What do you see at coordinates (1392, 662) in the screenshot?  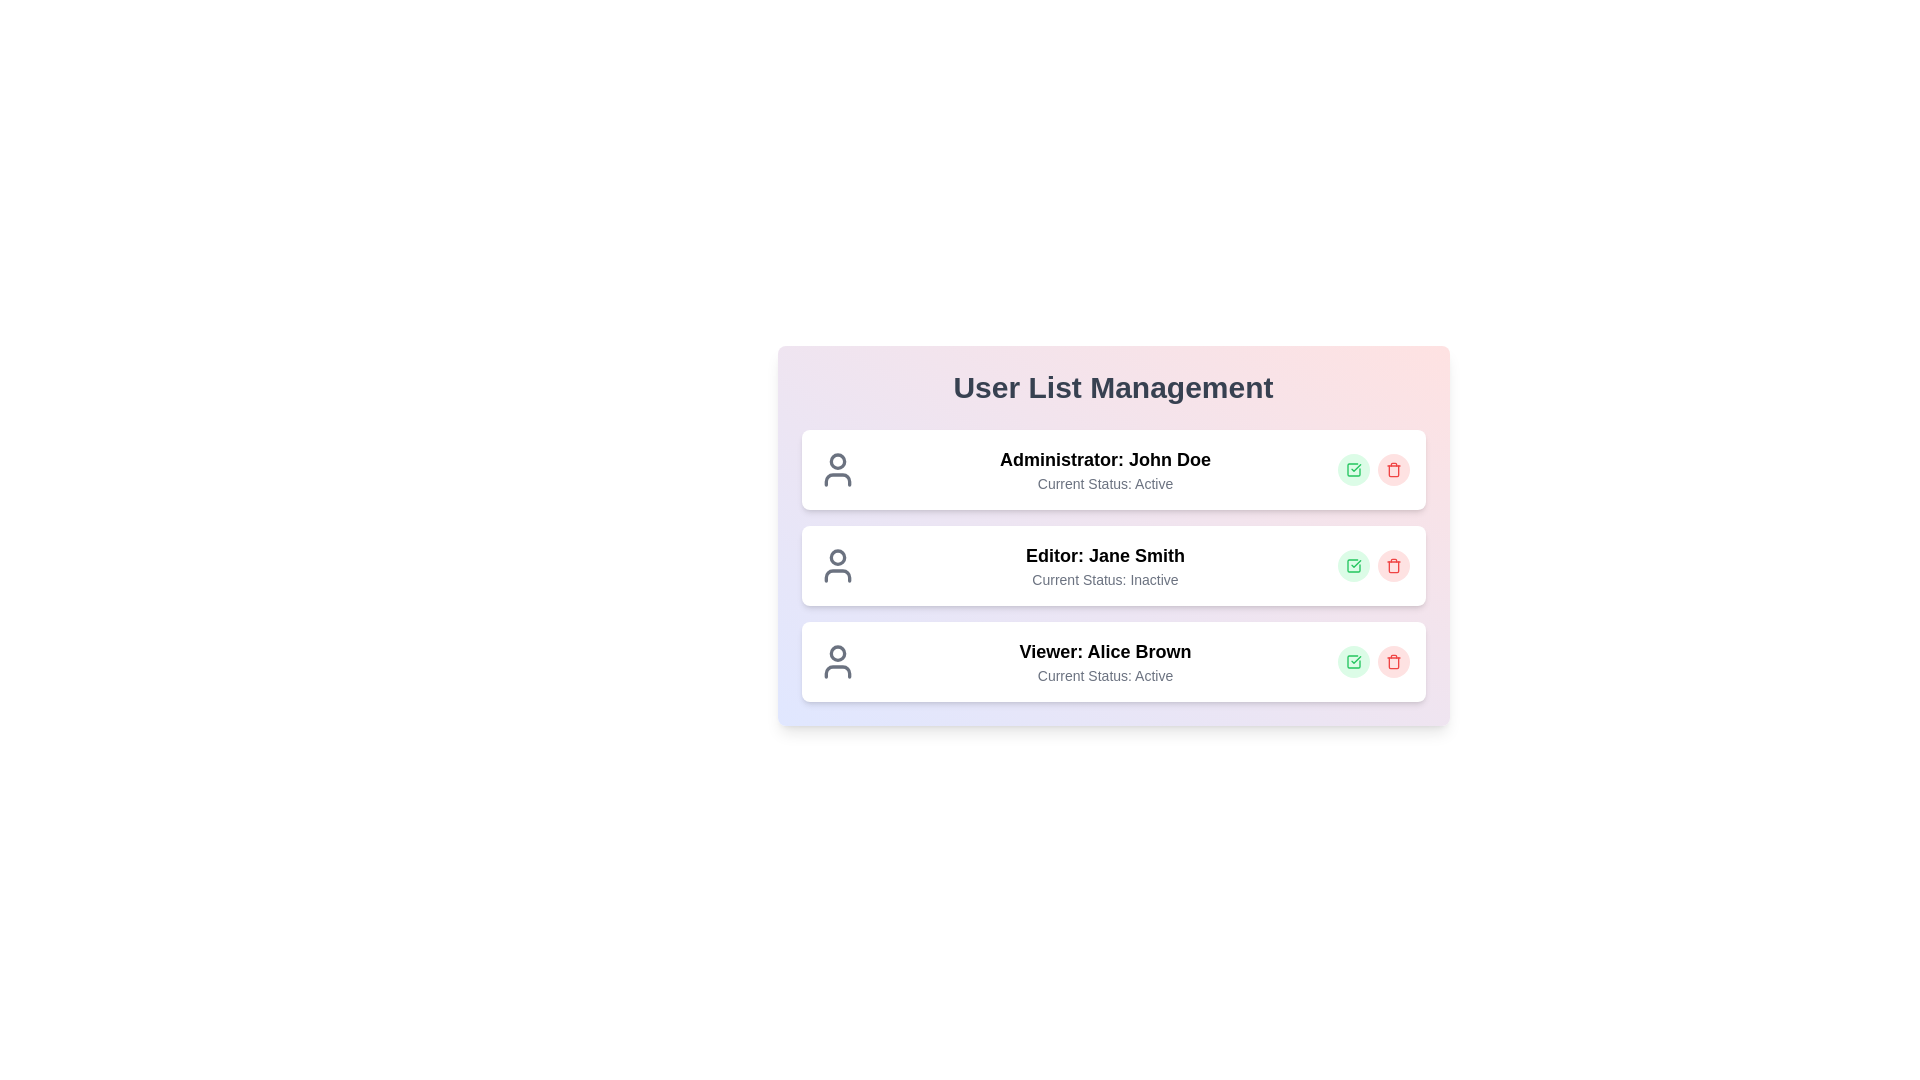 I see `the delete button located at the right end of the third entry in a vertically stacked list of user roles` at bounding box center [1392, 662].